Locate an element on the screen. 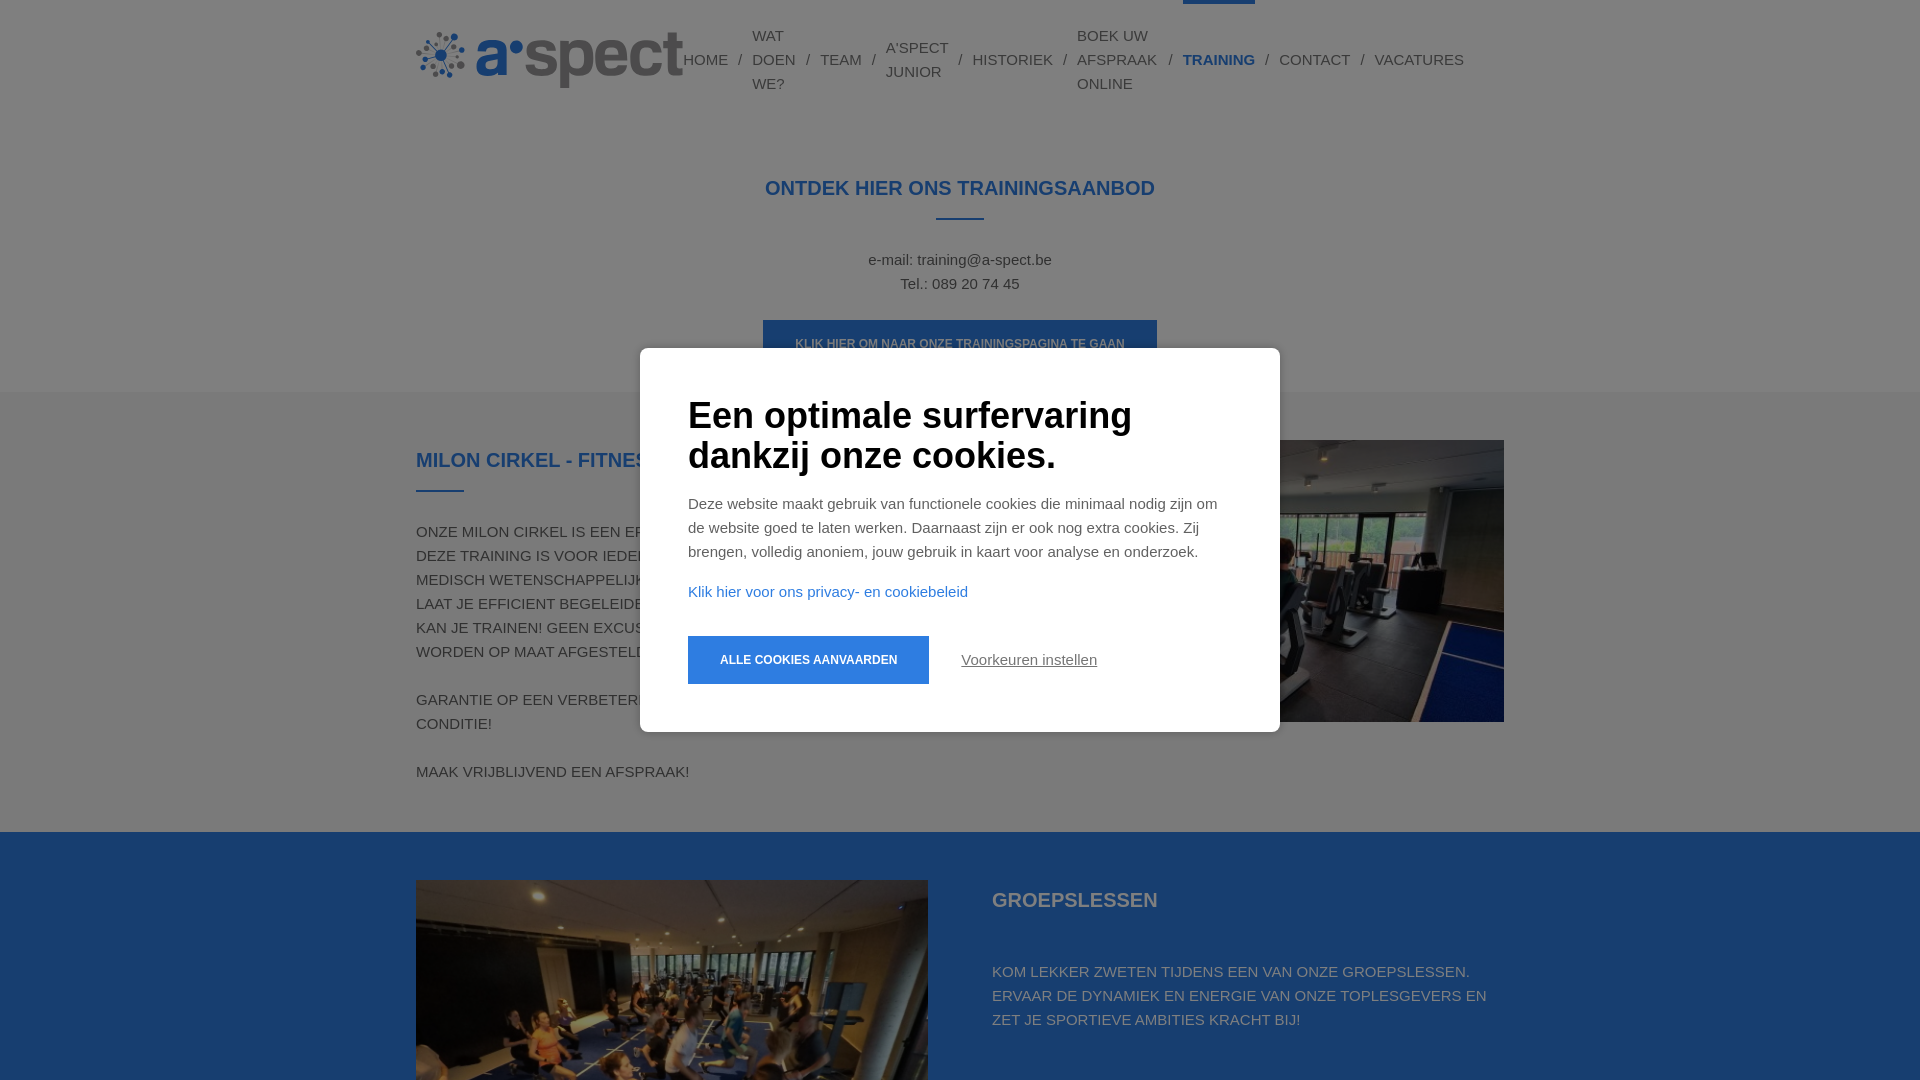 This screenshot has height=1080, width=1920. 'TRAINING' is located at coordinates (1182, 59).